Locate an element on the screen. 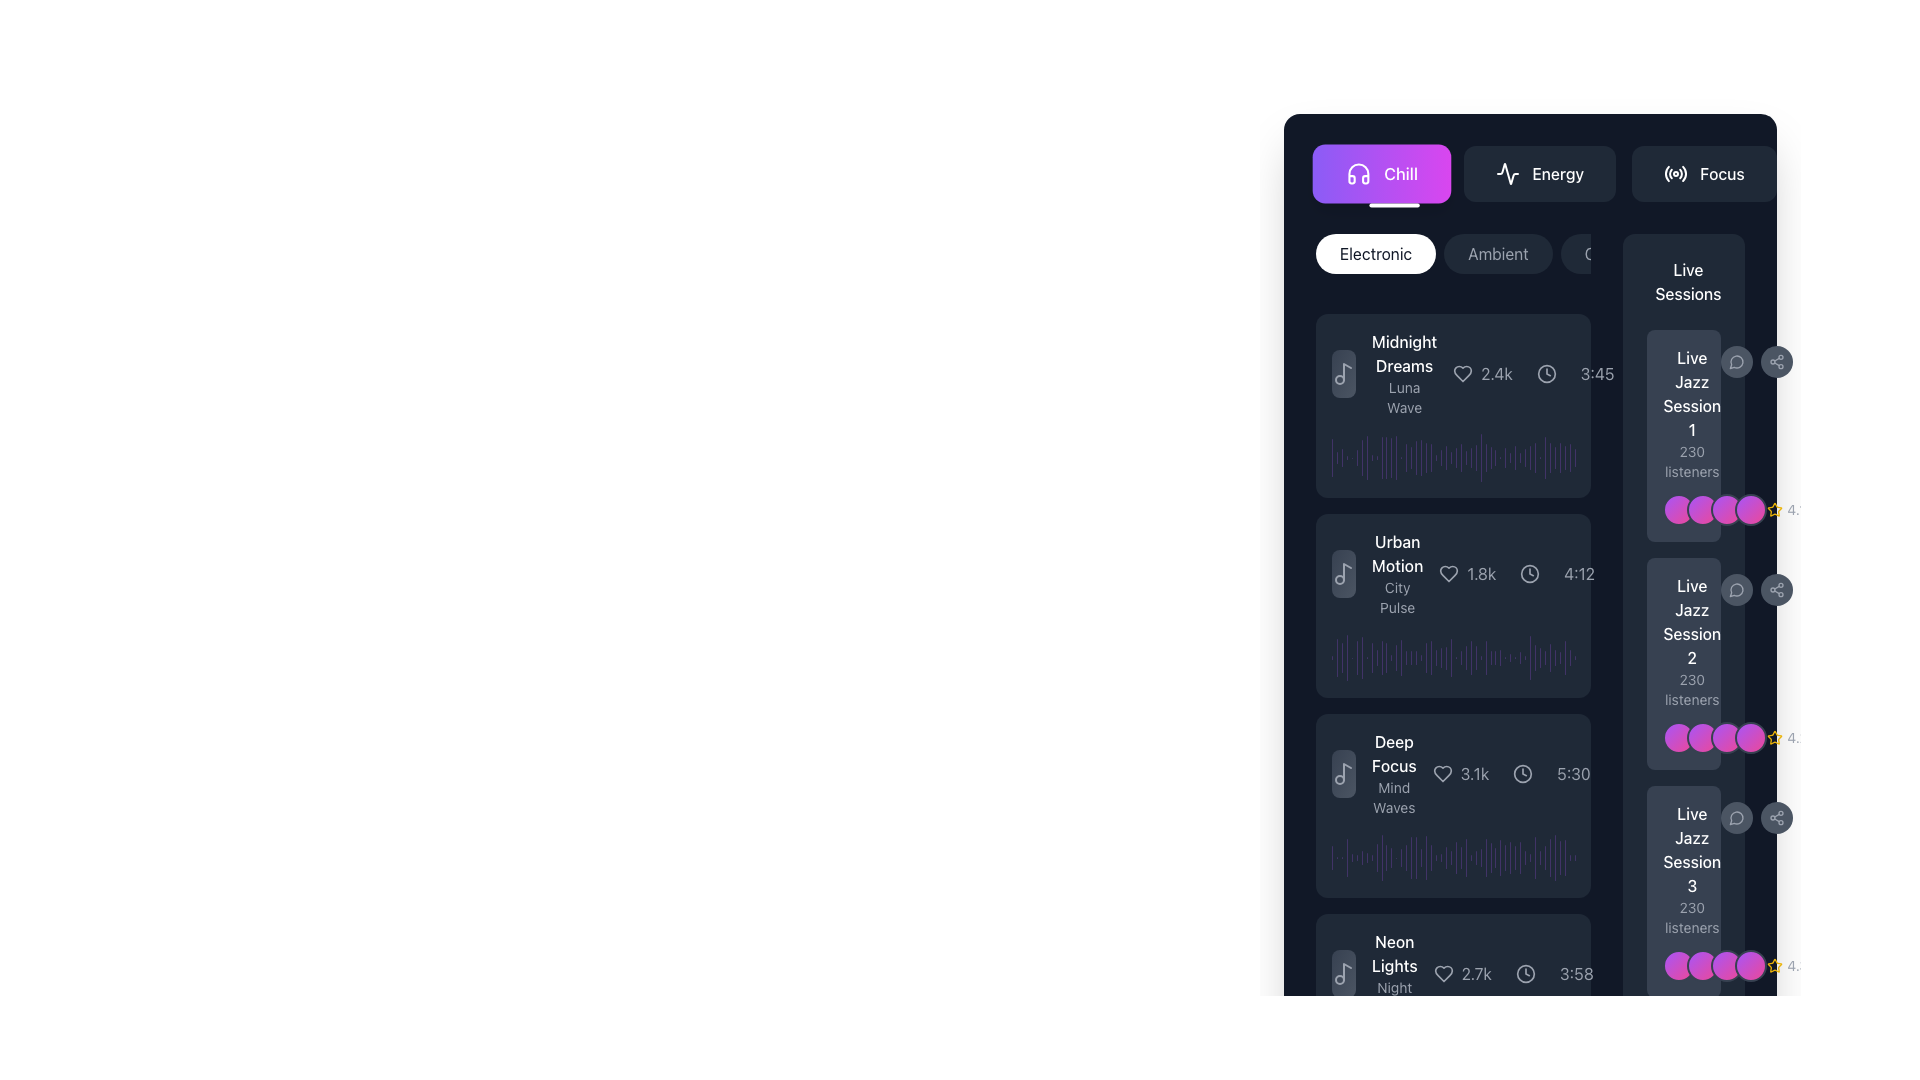 The image size is (1920, 1080). the 41st decorative vertical bar in the series, which contributes to a visualization or chart is located at coordinates (1529, 1056).